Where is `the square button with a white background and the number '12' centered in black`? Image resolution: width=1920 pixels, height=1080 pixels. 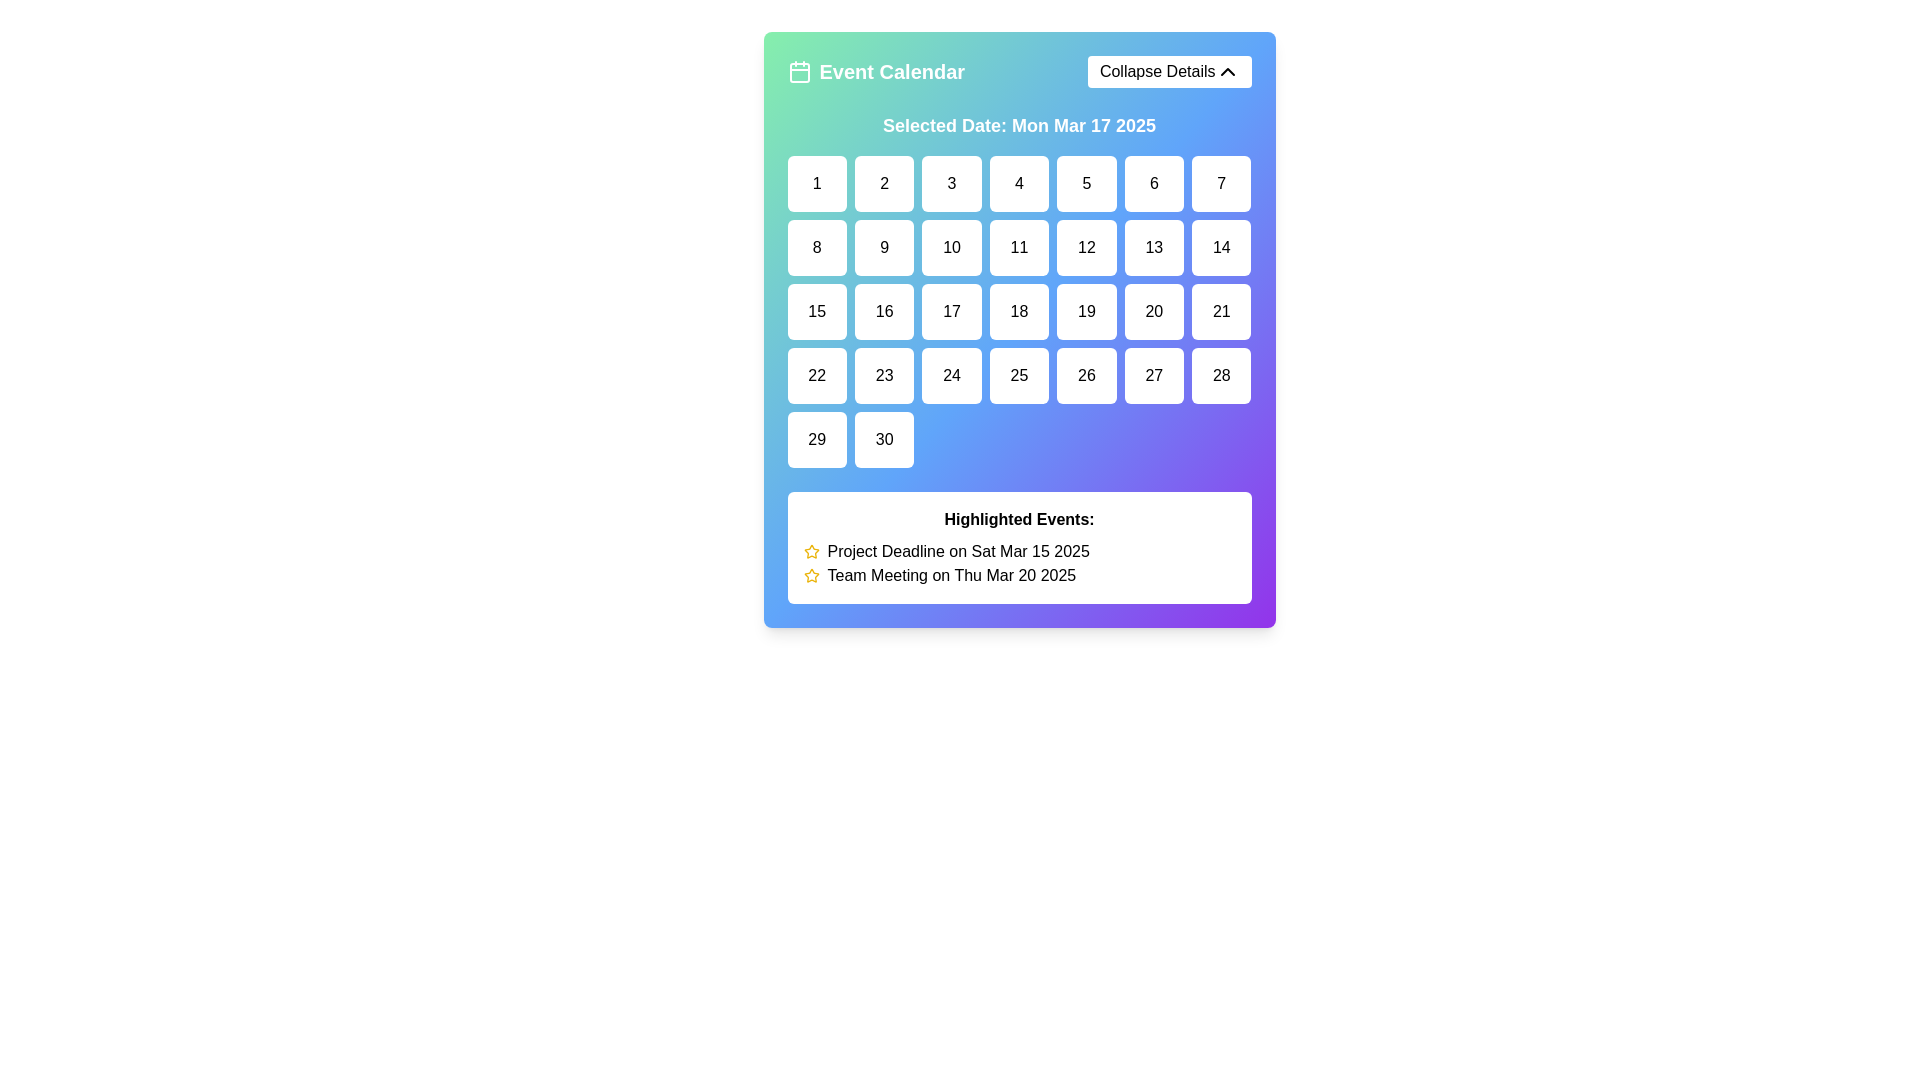
the square button with a white background and the number '12' centered in black is located at coordinates (1085, 246).